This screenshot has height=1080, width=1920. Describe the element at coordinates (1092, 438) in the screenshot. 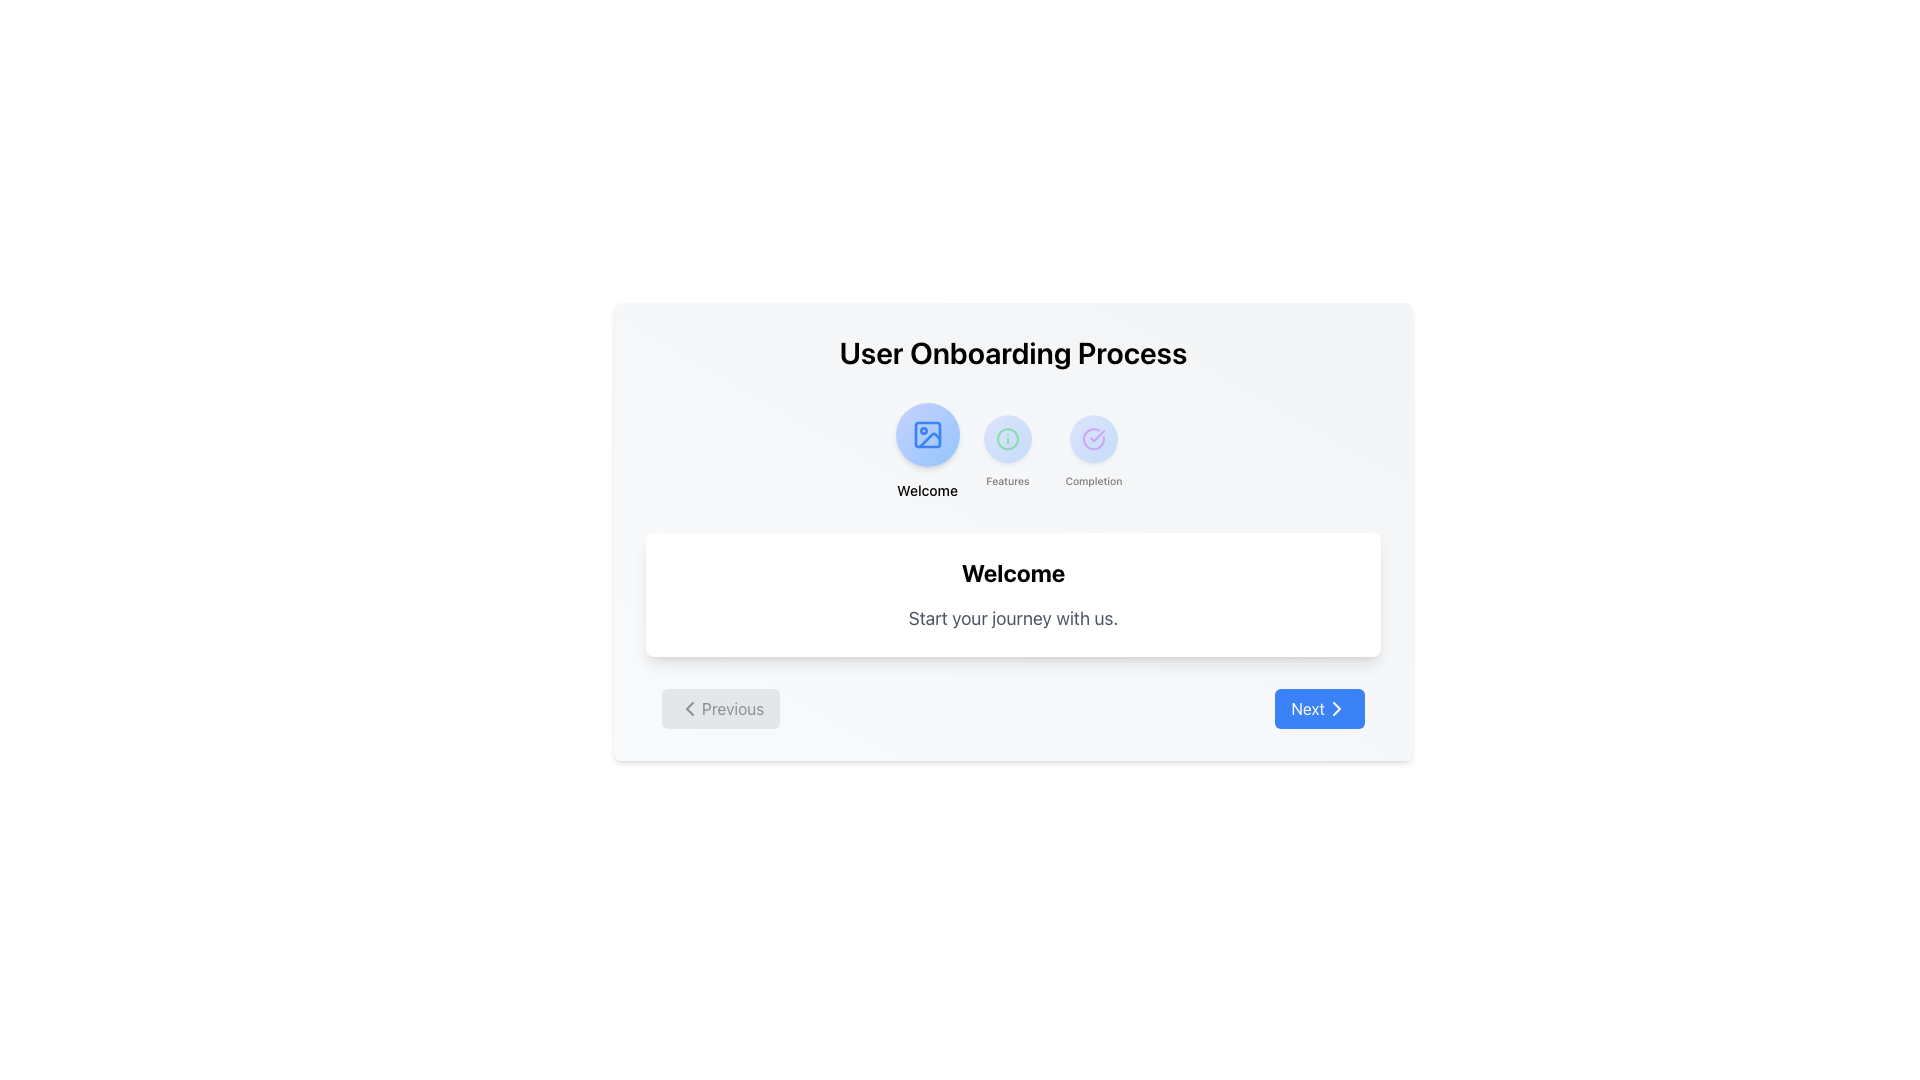

I see `the status indicator icon located centrally at the top section of the interface under the label 'Completion'` at that location.